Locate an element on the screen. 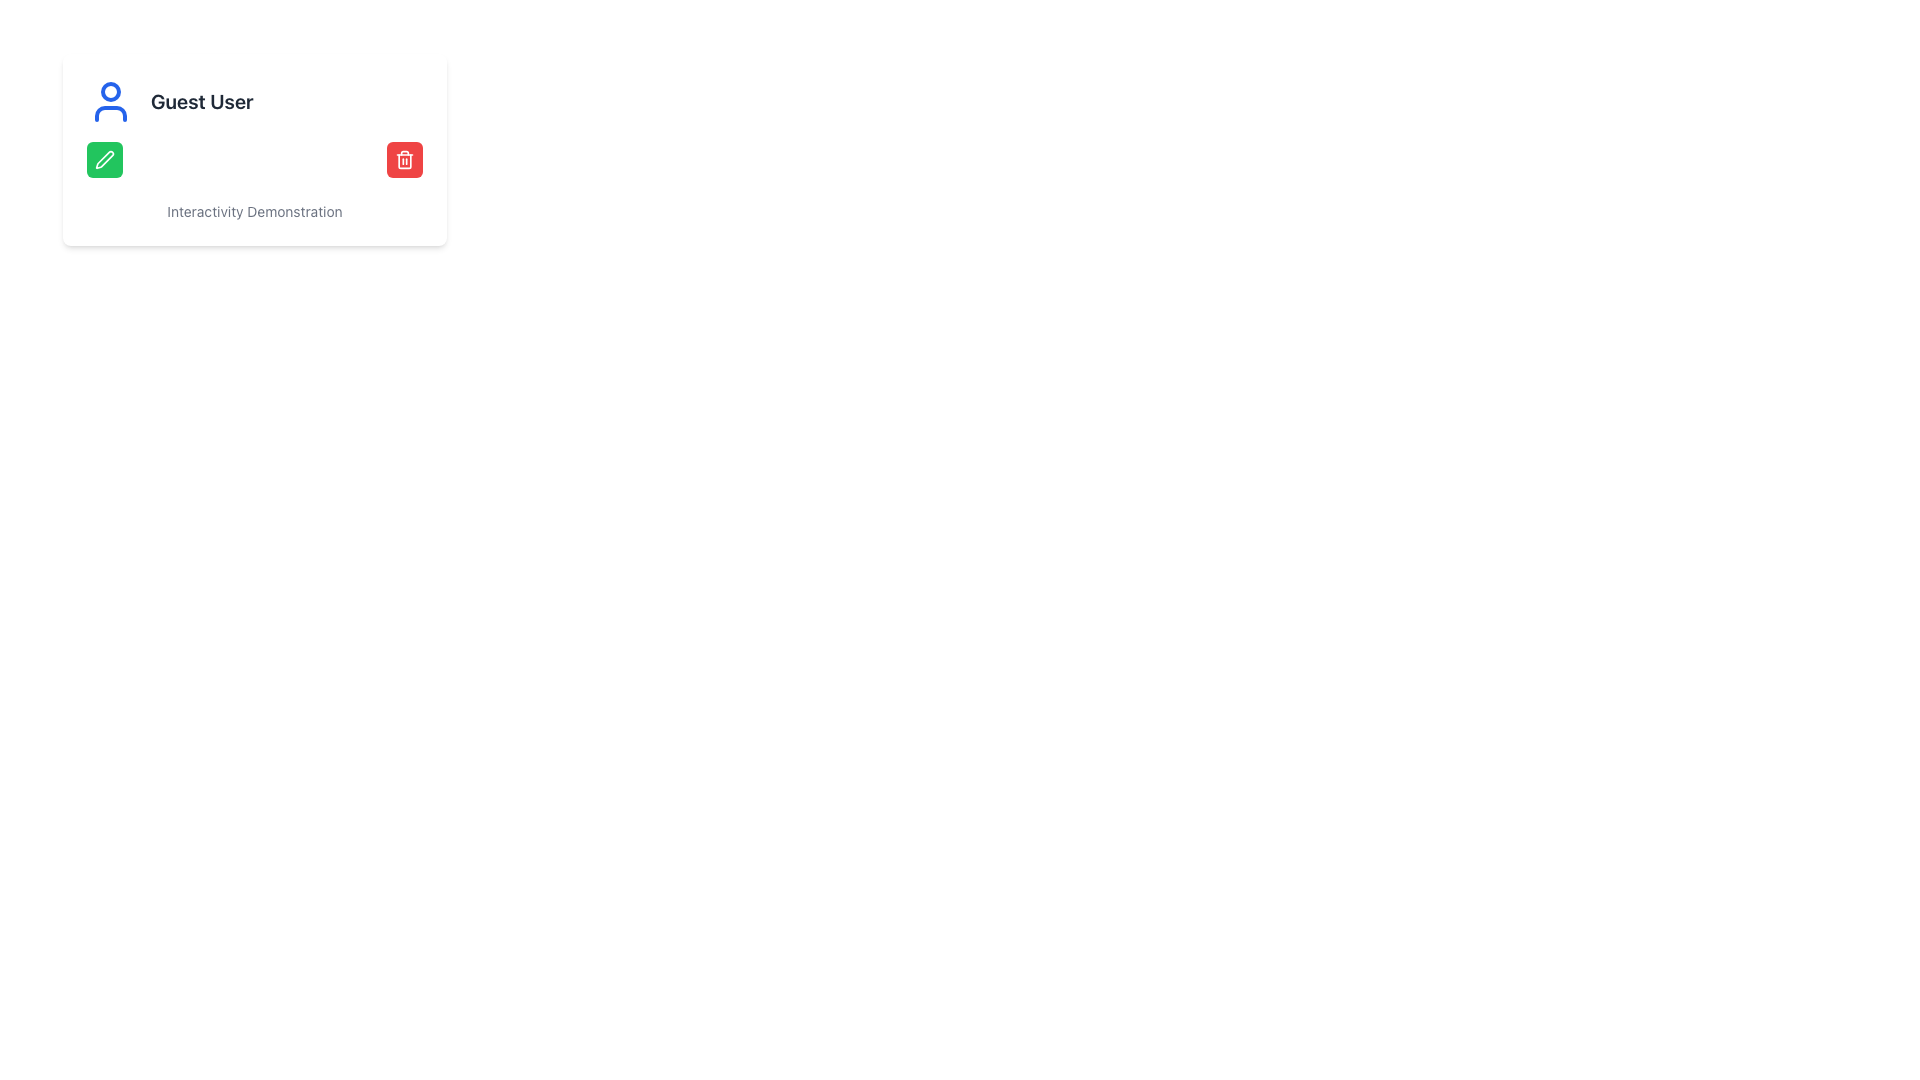  the icon button with a pen symbol located within a green square button is located at coordinates (104, 158).